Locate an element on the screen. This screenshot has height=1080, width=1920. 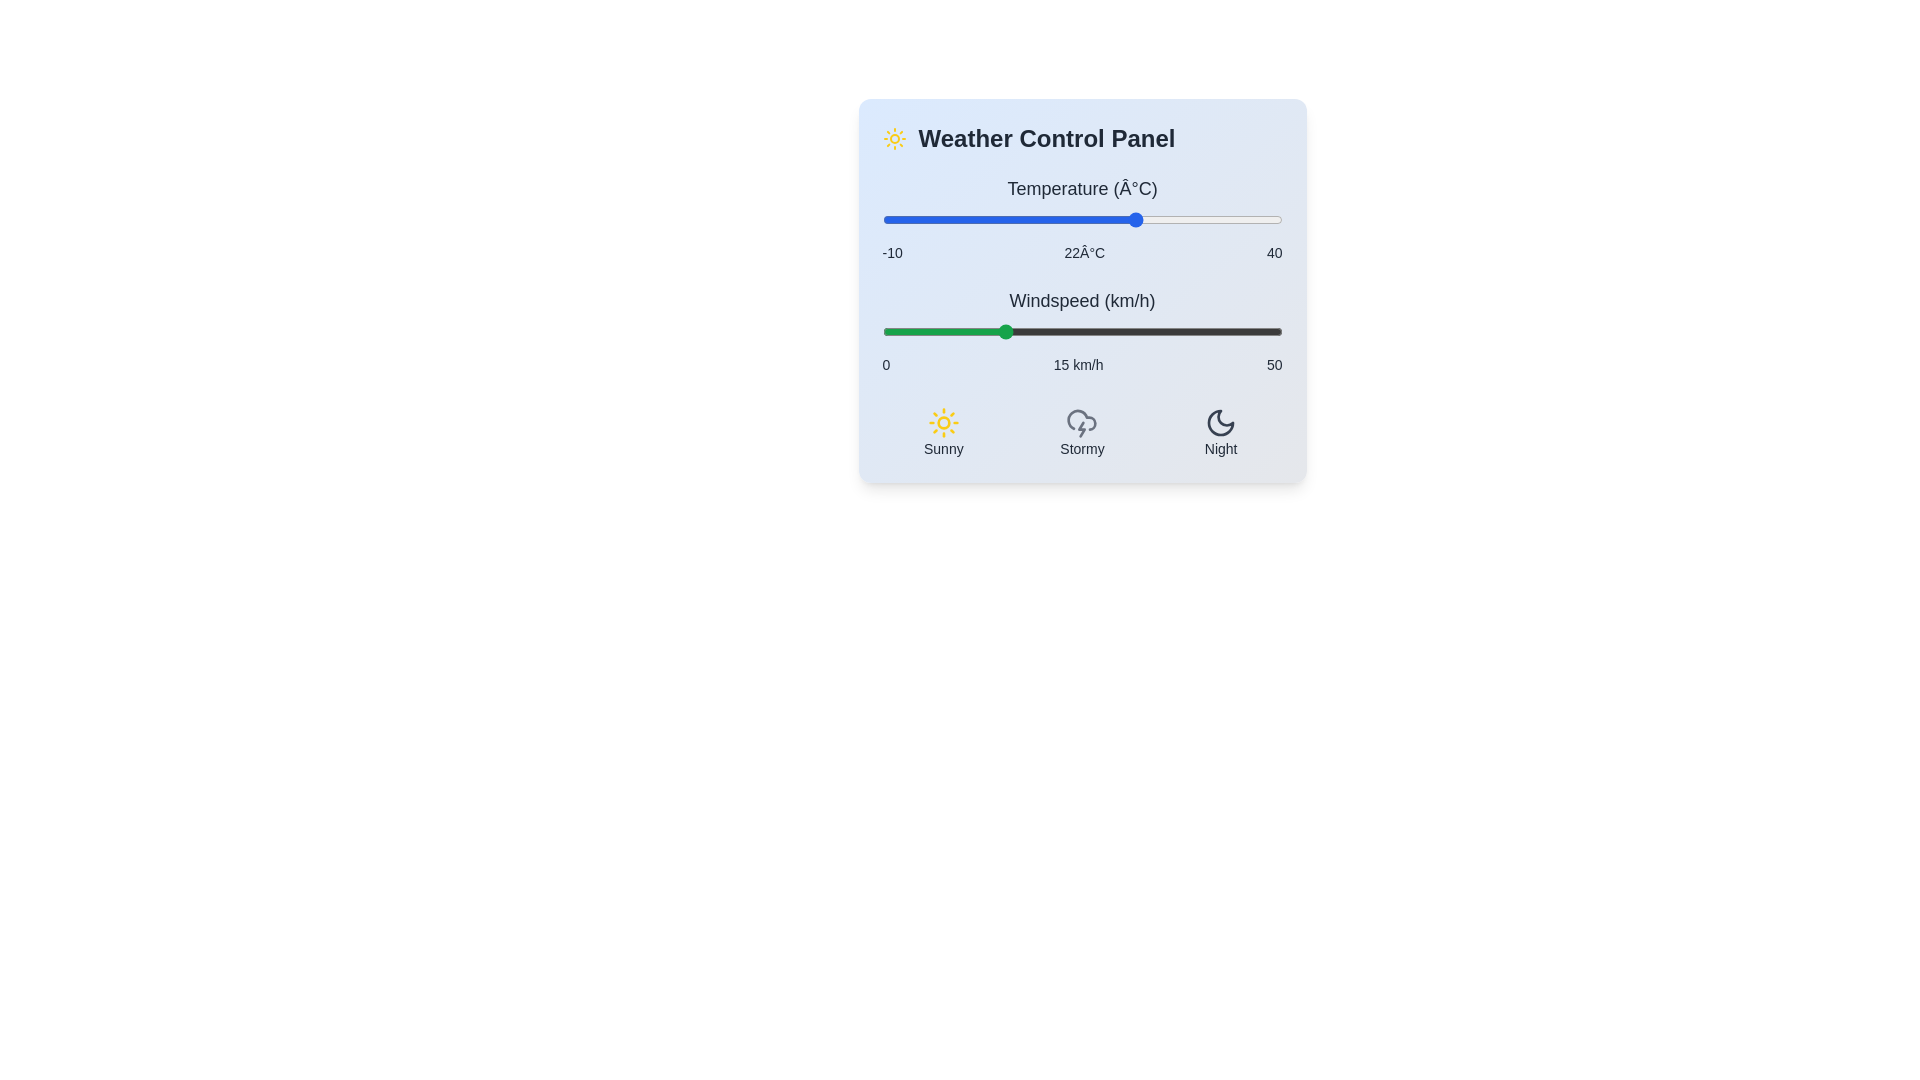
the static text label that specifies the unit of measurement for wind speed, which is located to the right of the label 'Windspeed (km/h)' is located at coordinates (1130, 300).